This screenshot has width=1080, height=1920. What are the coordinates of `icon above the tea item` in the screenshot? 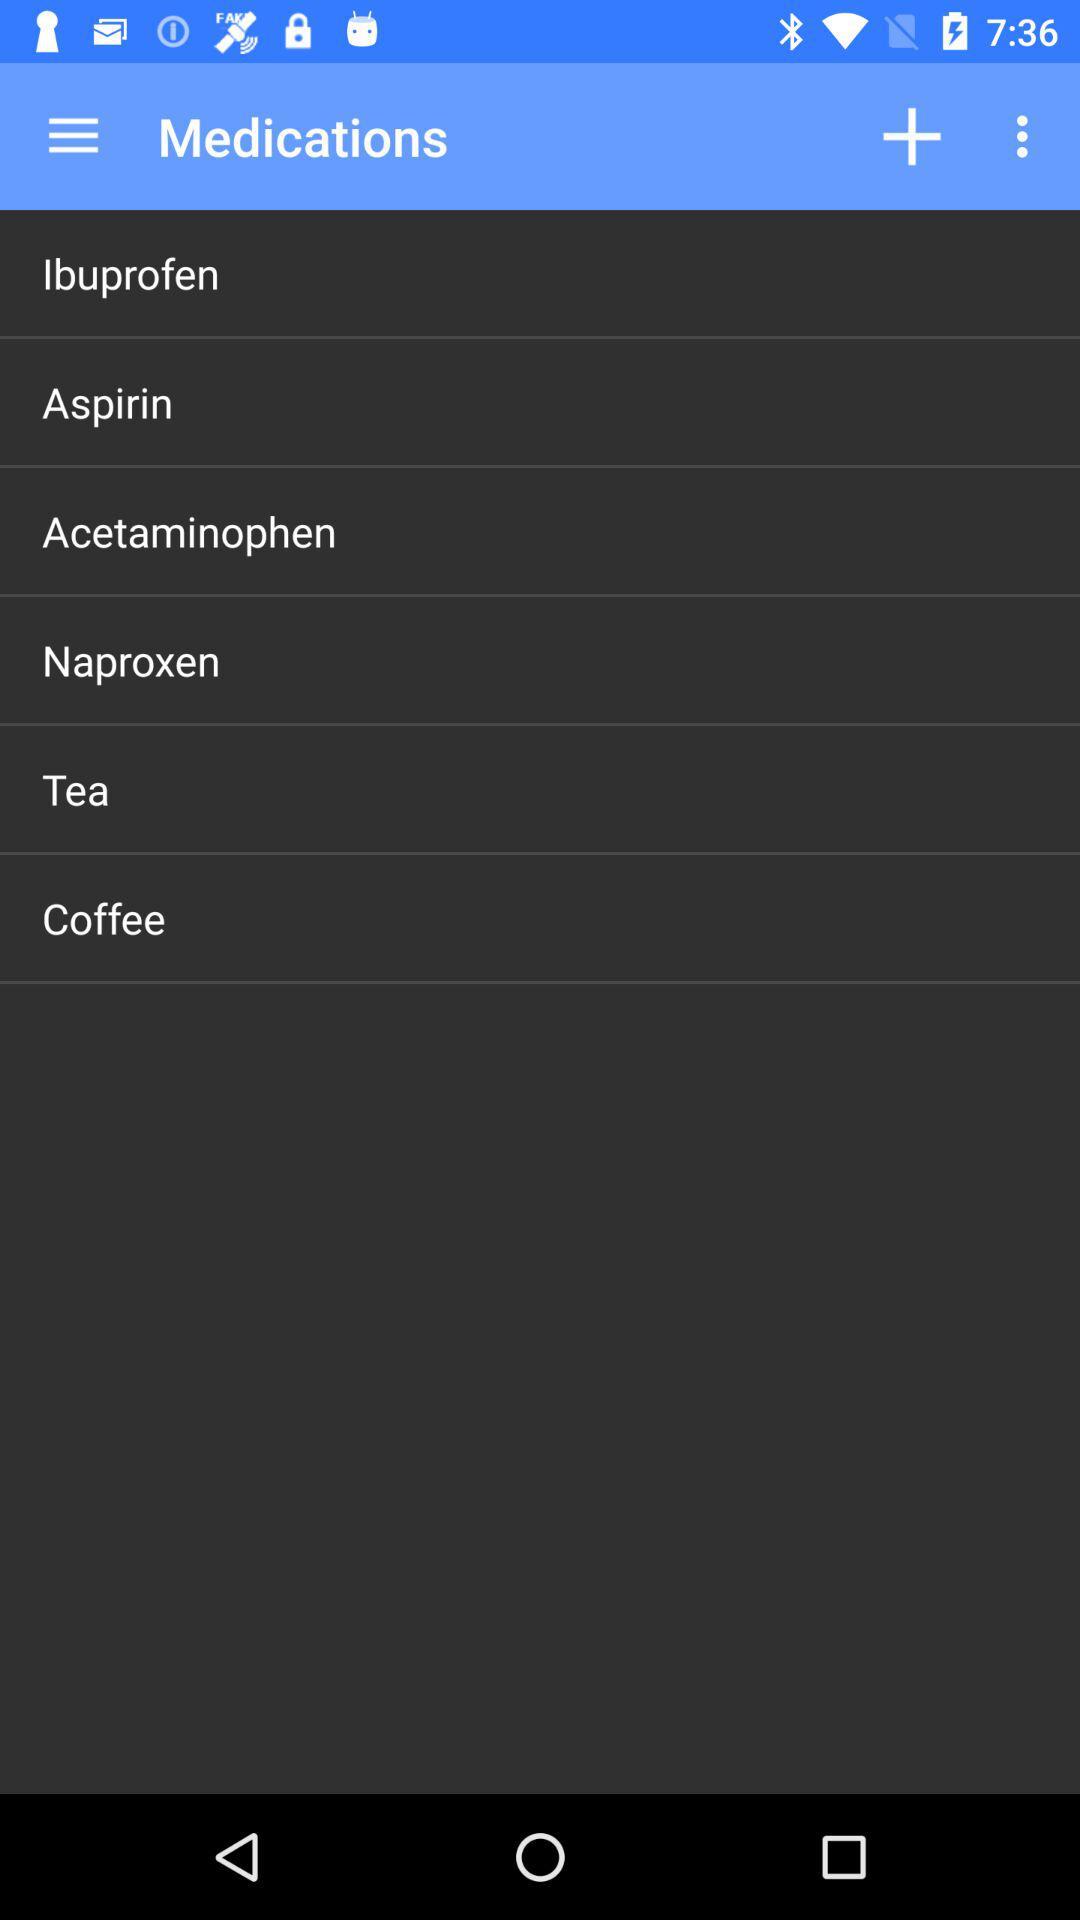 It's located at (131, 660).